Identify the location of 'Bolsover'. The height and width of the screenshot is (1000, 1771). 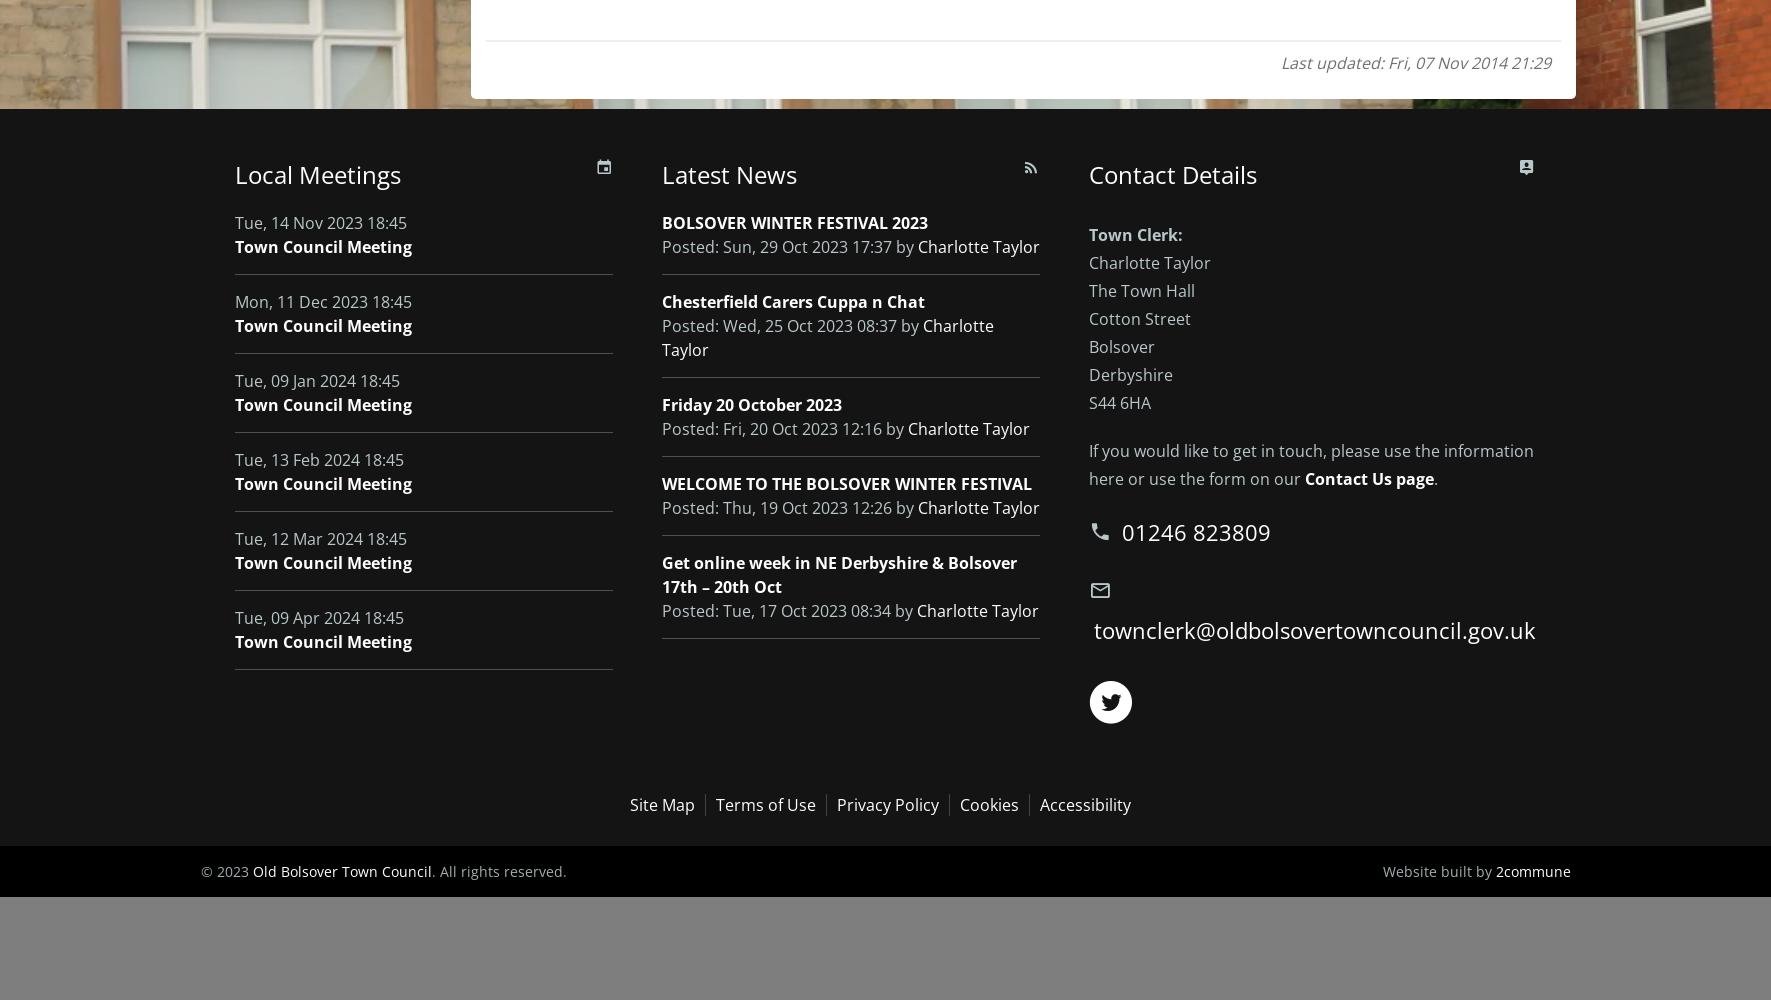
(1086, 346).